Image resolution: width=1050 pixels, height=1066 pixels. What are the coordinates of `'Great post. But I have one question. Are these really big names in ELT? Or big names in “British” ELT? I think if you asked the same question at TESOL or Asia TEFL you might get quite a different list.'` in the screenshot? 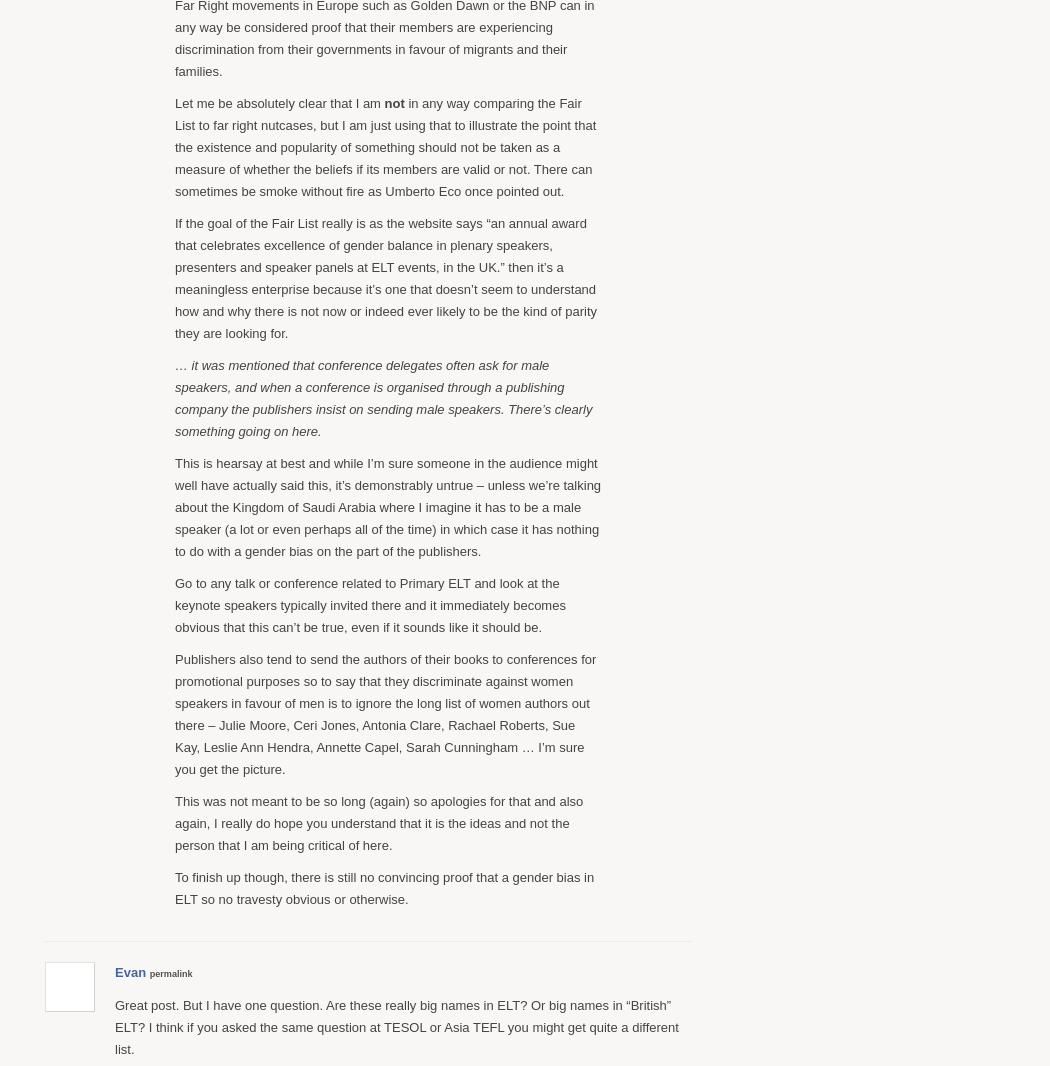 It's located at (396, 1026).